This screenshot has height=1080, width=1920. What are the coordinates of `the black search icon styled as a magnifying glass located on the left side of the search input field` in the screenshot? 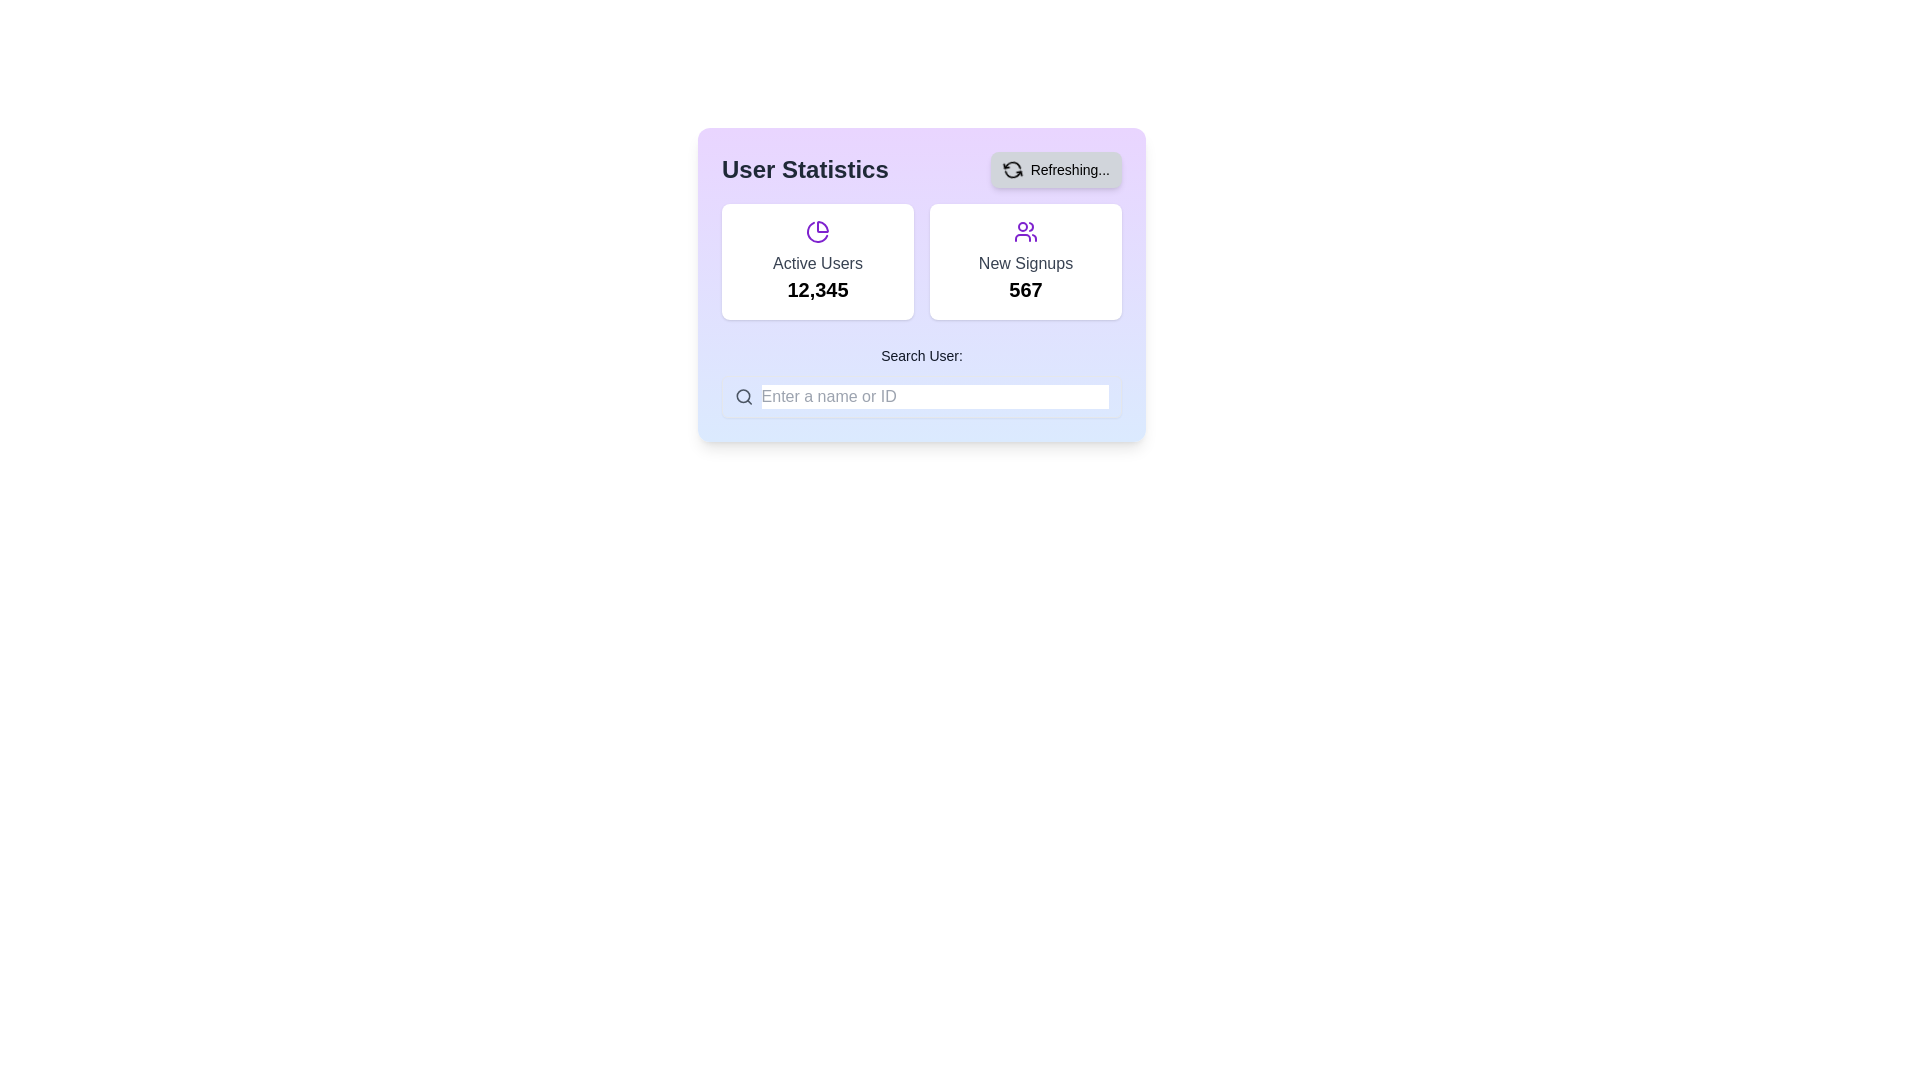 It's located at (743, 397).